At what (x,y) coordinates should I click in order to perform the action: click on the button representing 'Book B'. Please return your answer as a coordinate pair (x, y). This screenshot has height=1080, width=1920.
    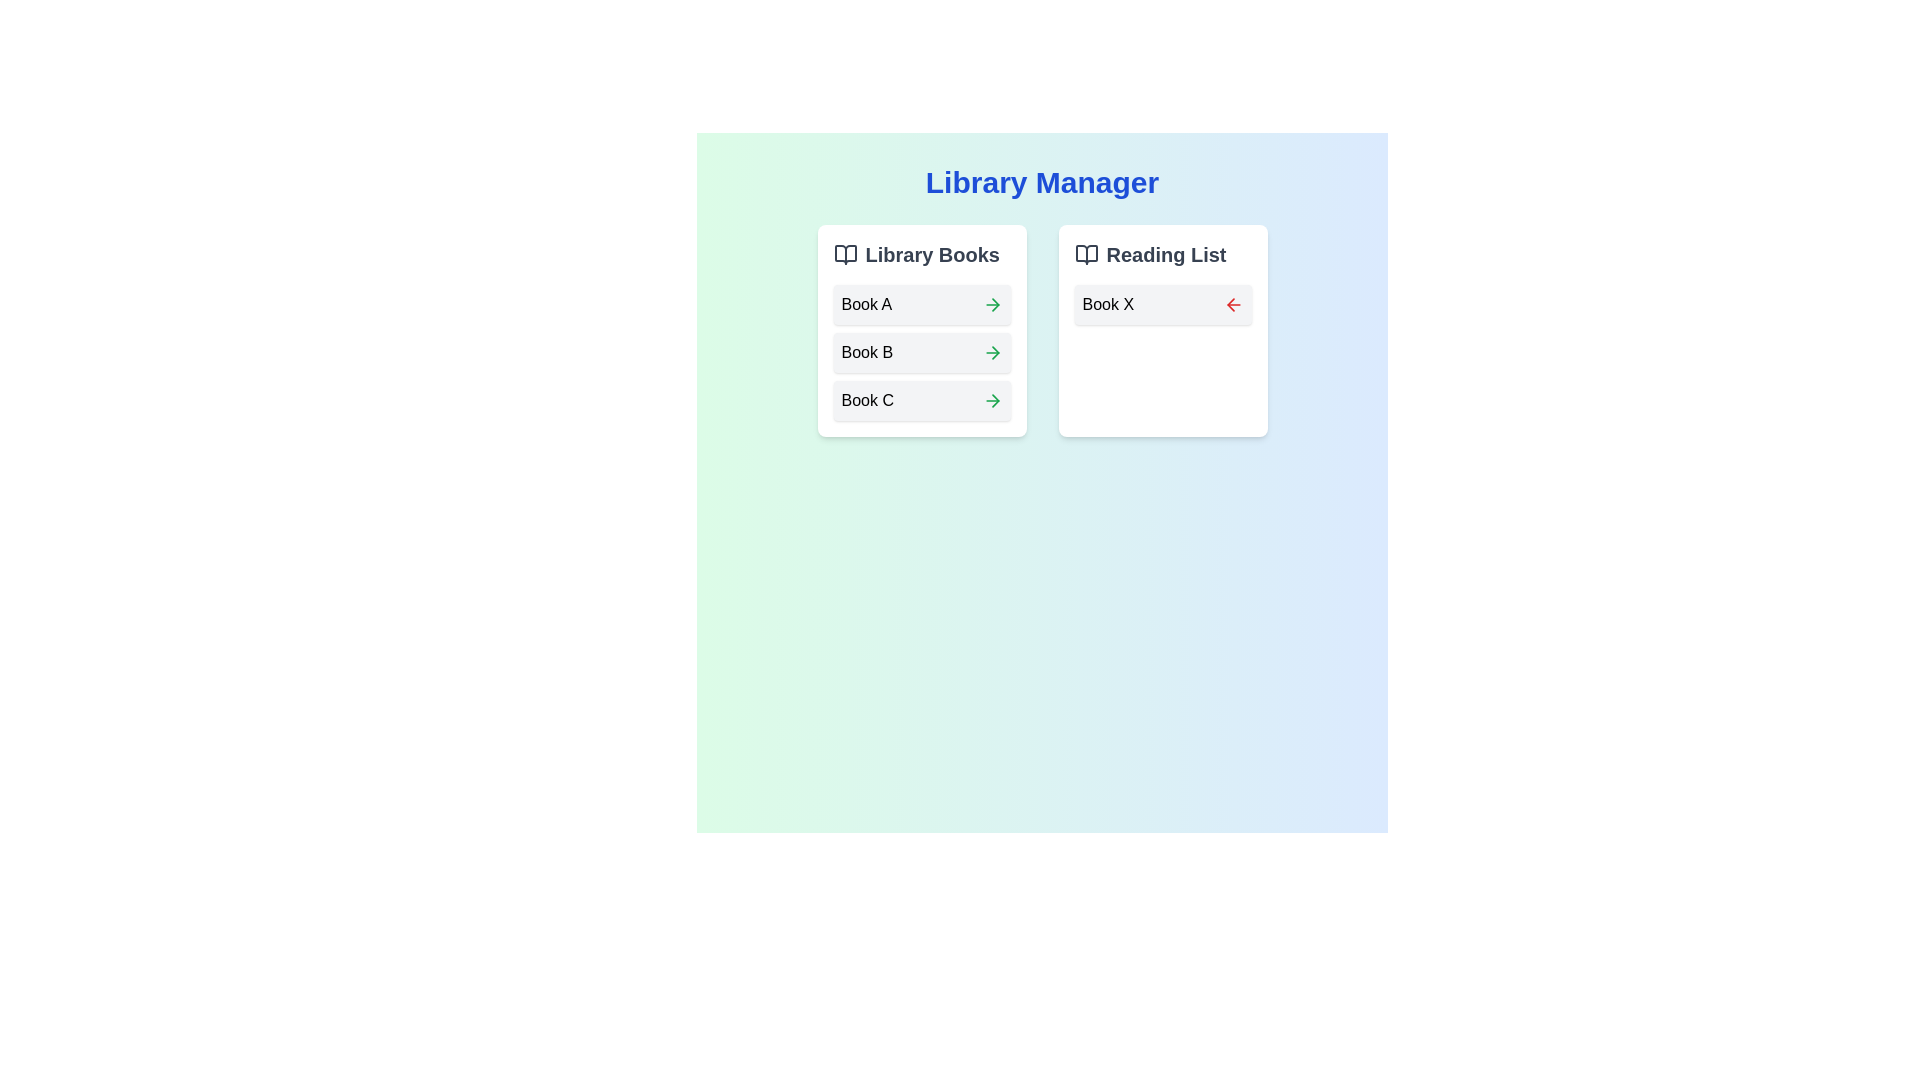
    Looking at the image, I should click on (920, 352).